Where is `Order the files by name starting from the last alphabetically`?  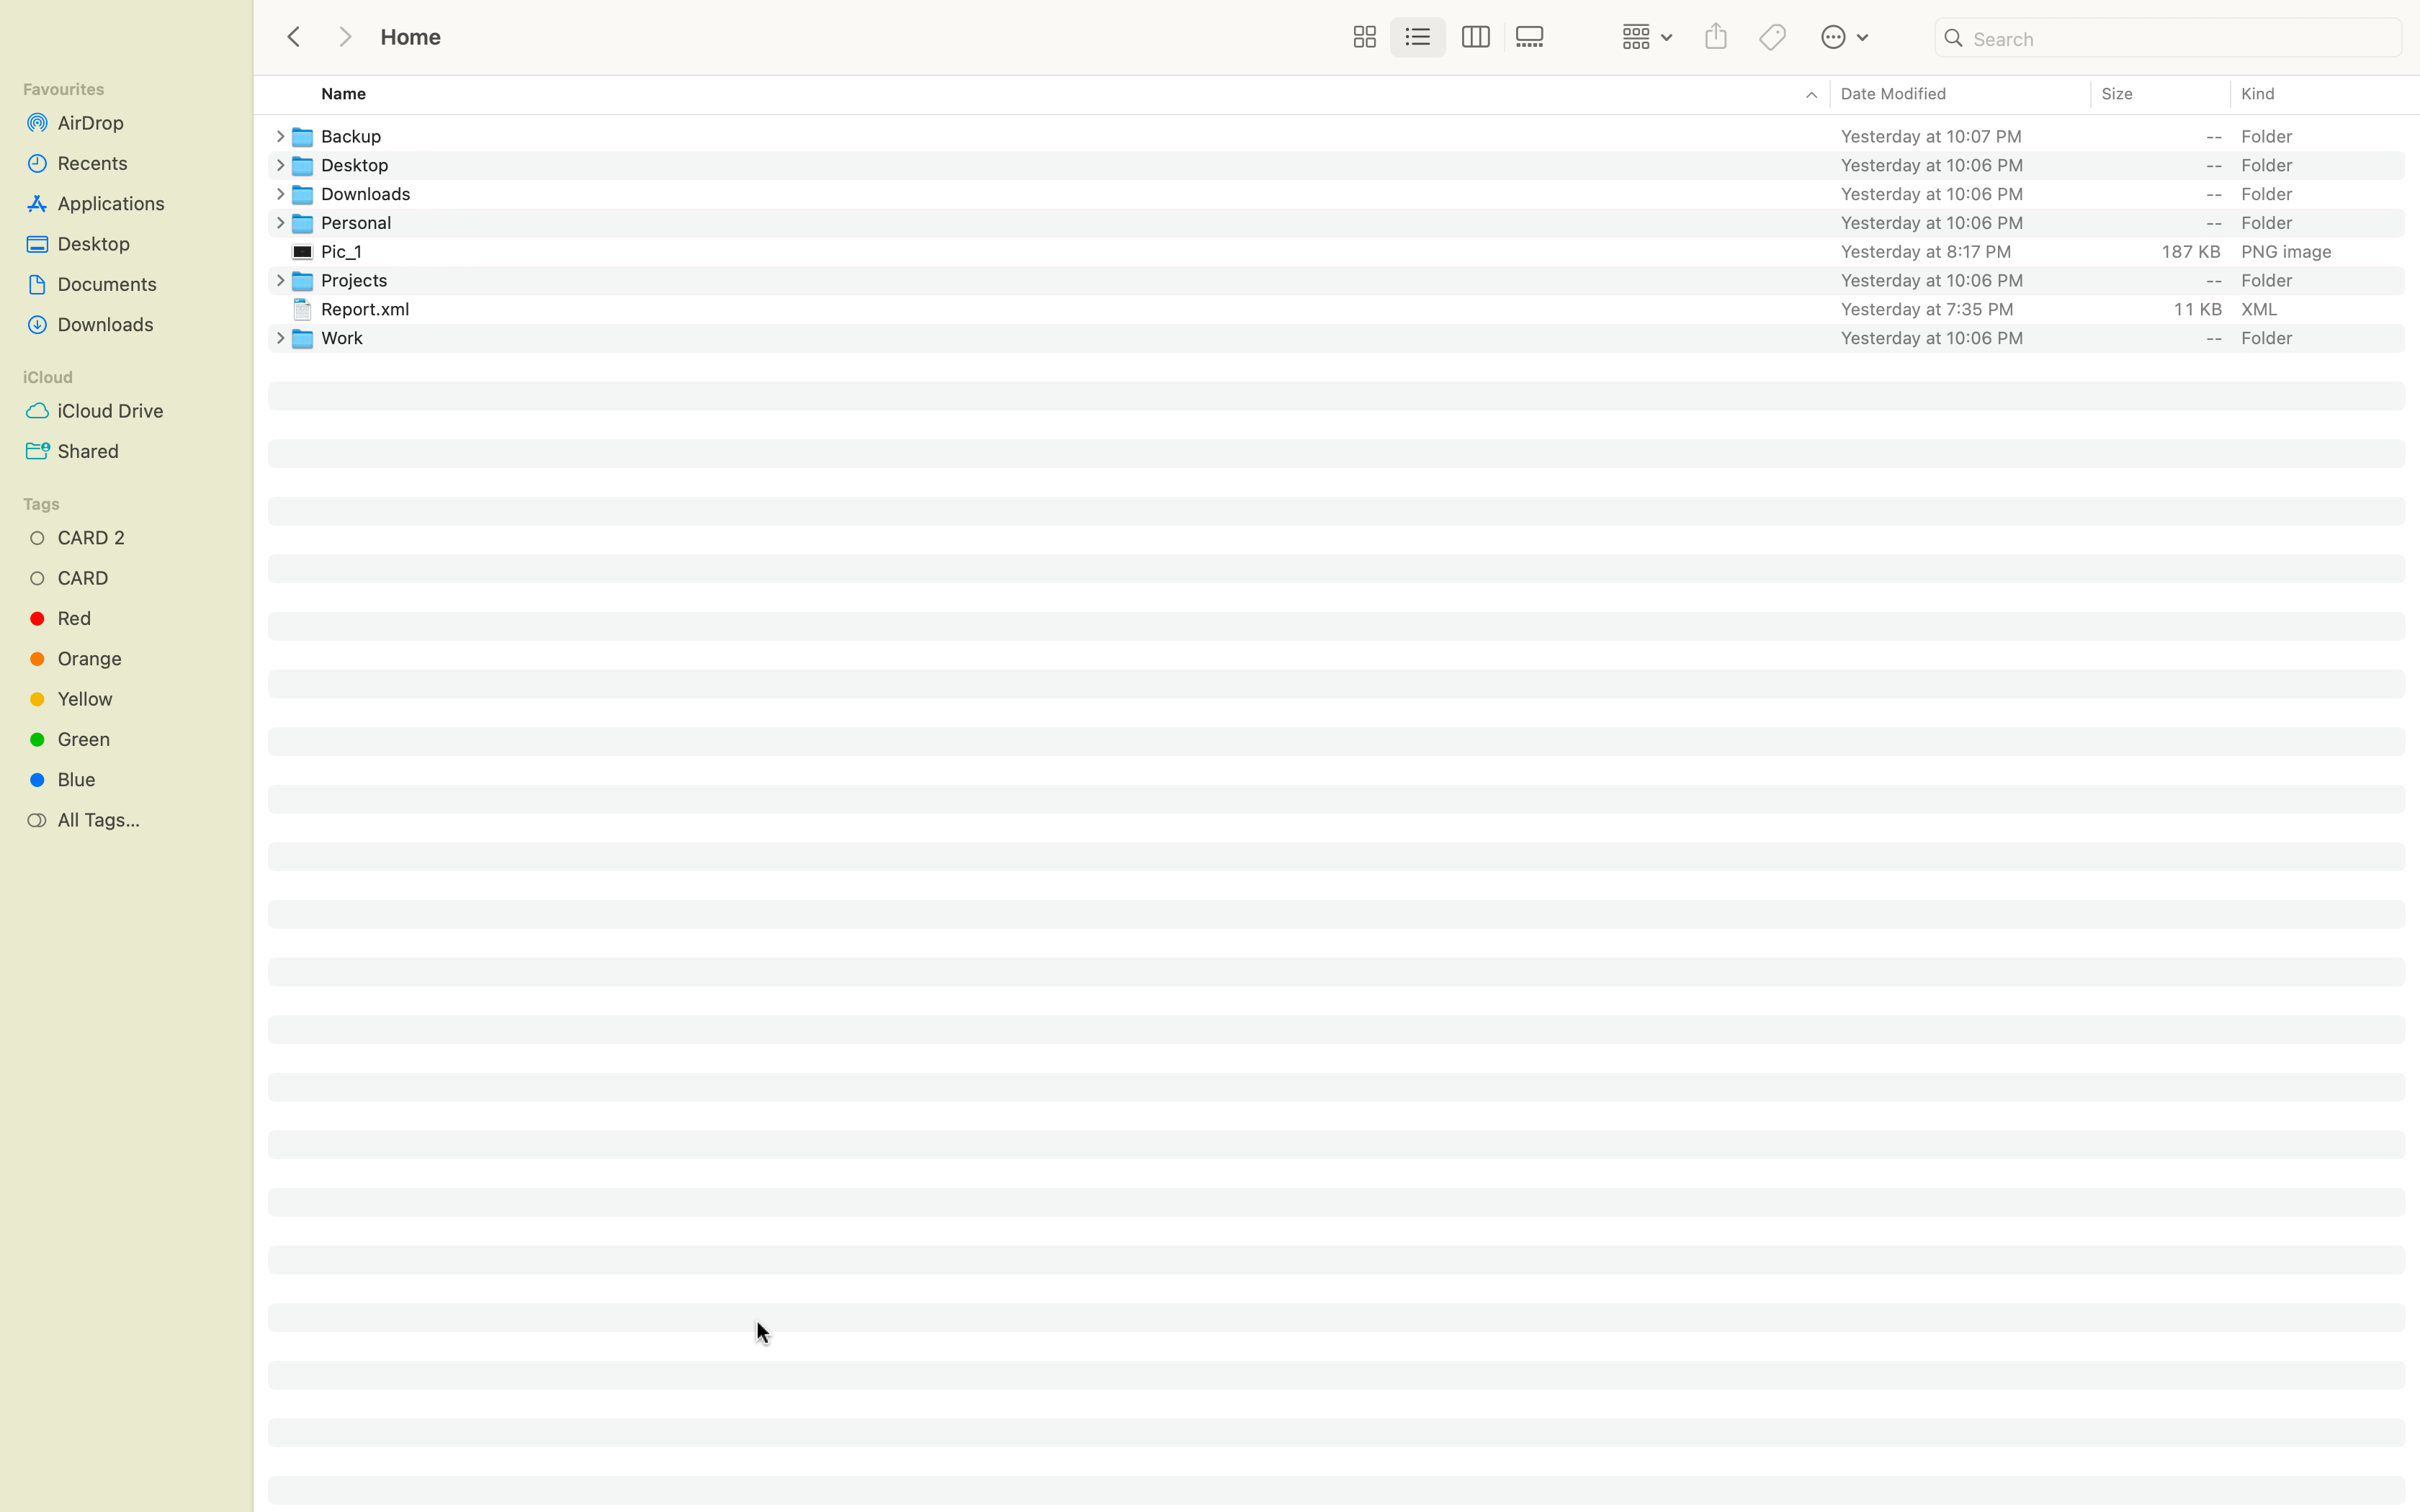
Order the files by name starting from the last alphabetically is located at coordinates (1041, 95).